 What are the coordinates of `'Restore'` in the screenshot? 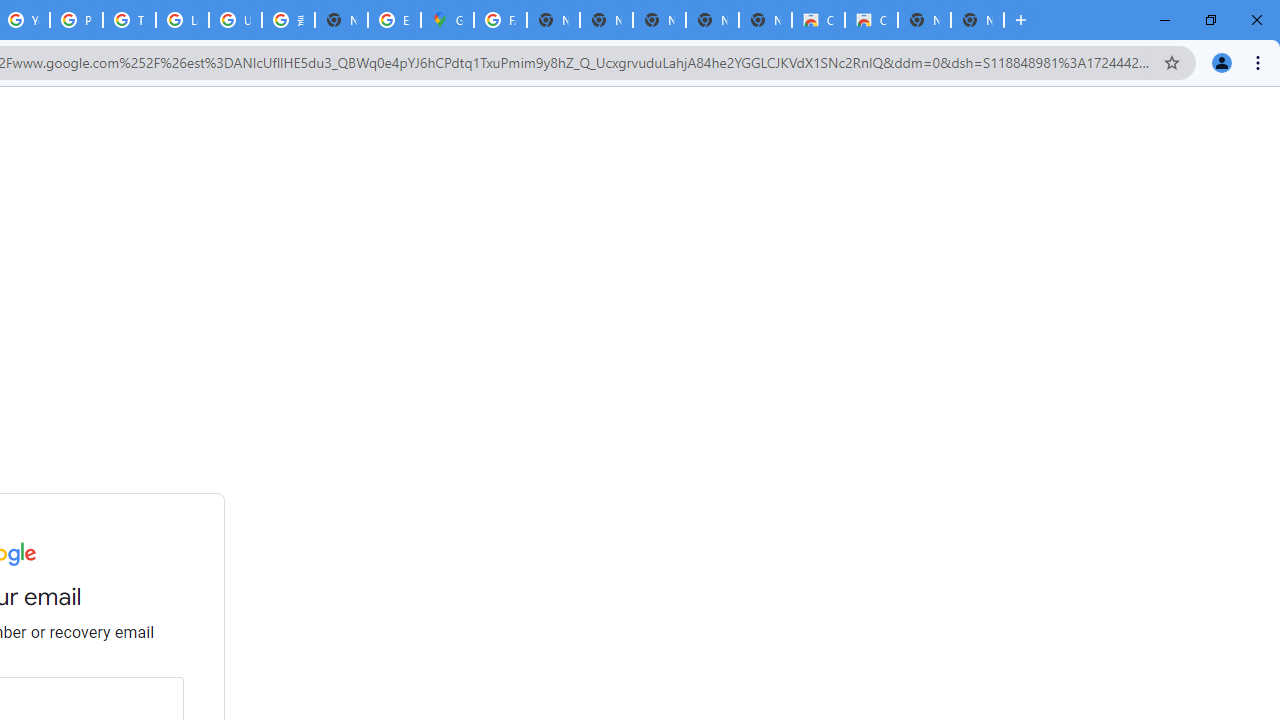 It's located at (1209, 20).